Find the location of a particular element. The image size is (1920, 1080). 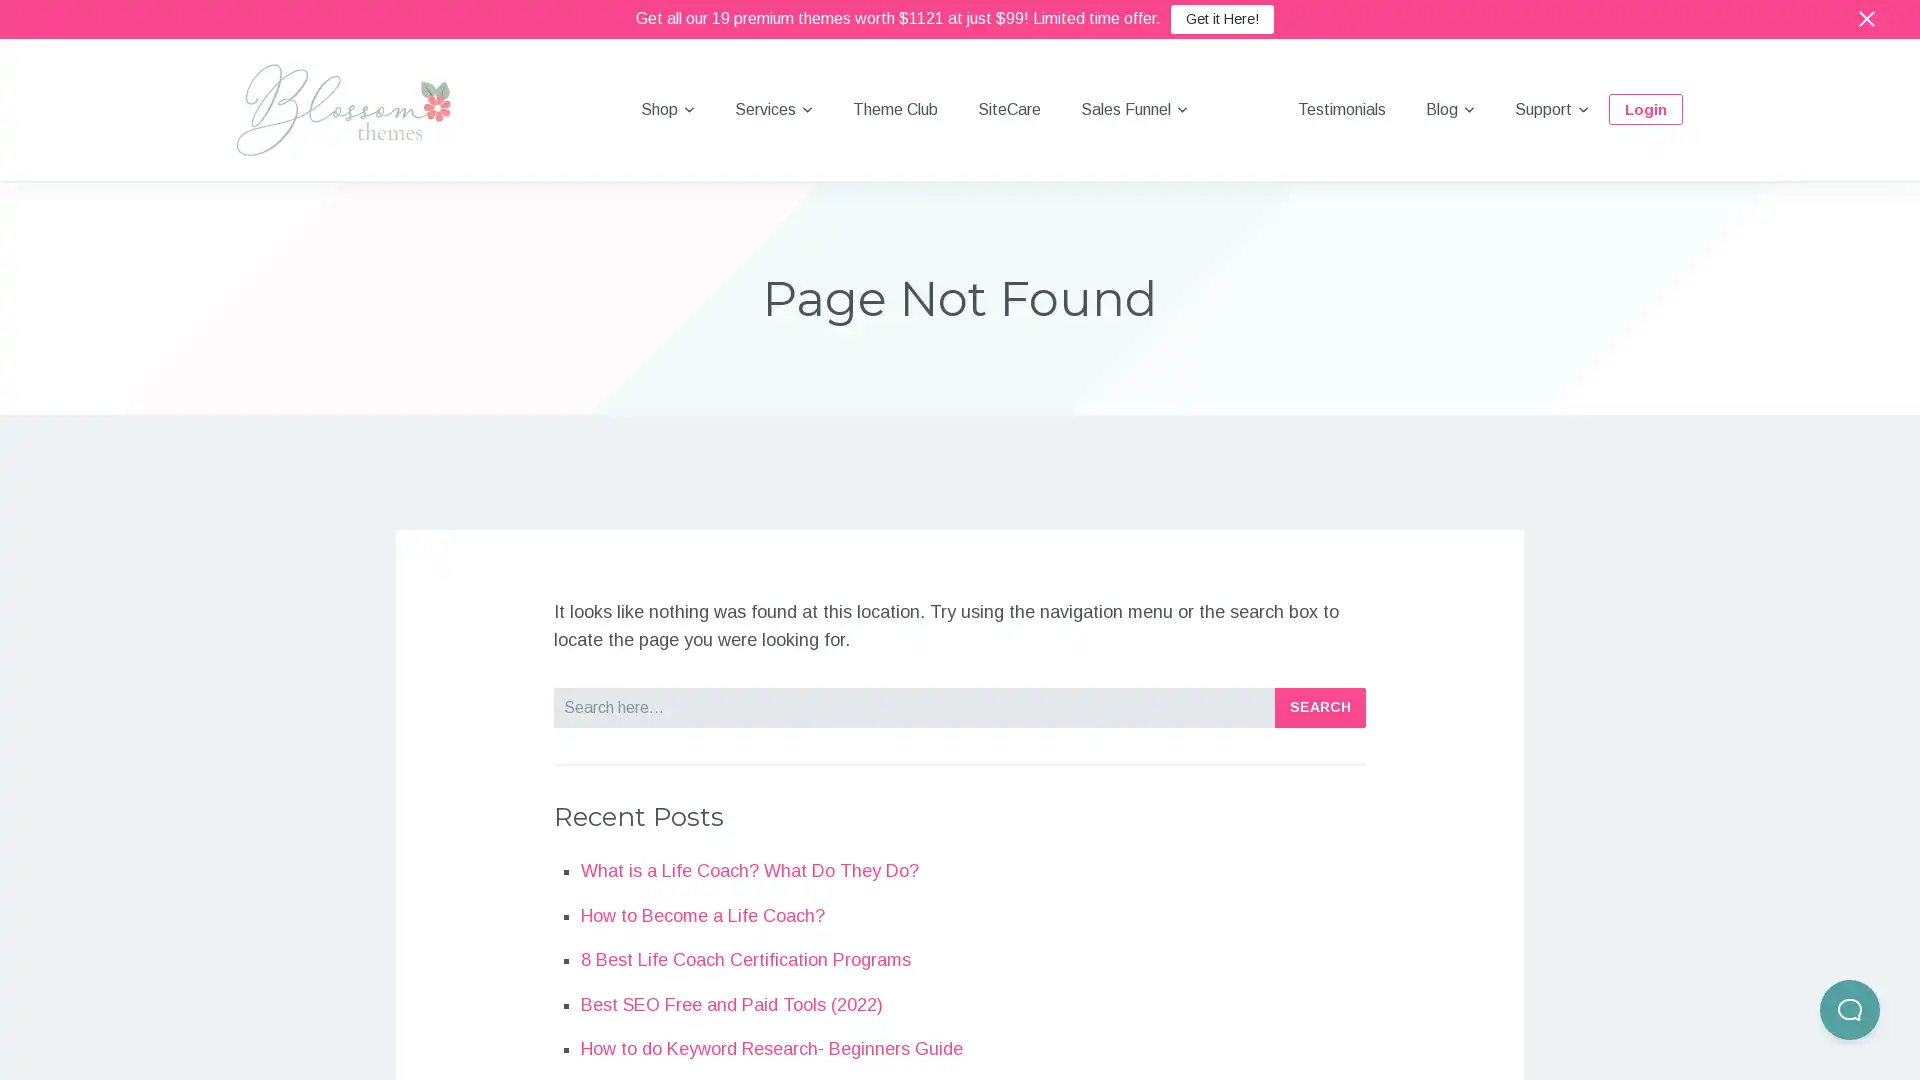

Search is located at coordinates (1320, 705).